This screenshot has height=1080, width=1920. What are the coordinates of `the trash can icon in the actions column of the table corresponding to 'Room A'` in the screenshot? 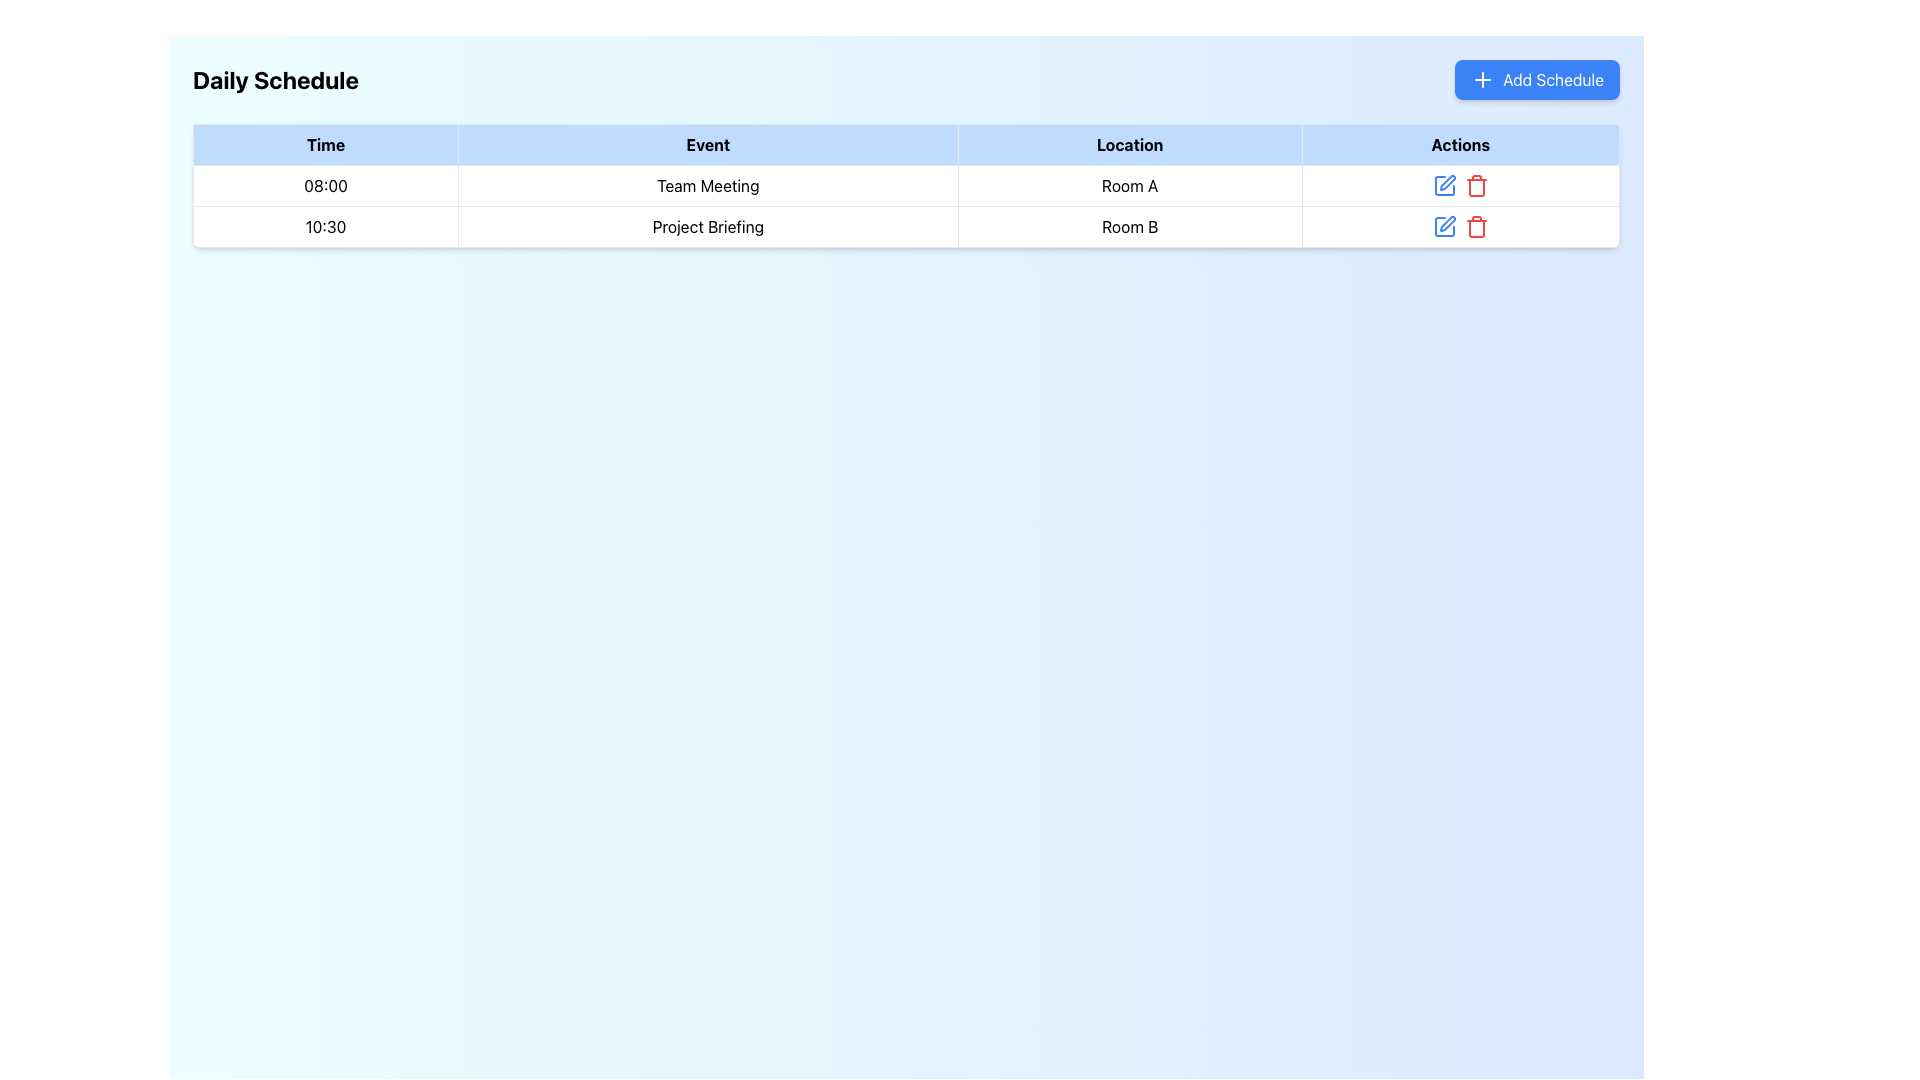 It's located at (1460, 185).